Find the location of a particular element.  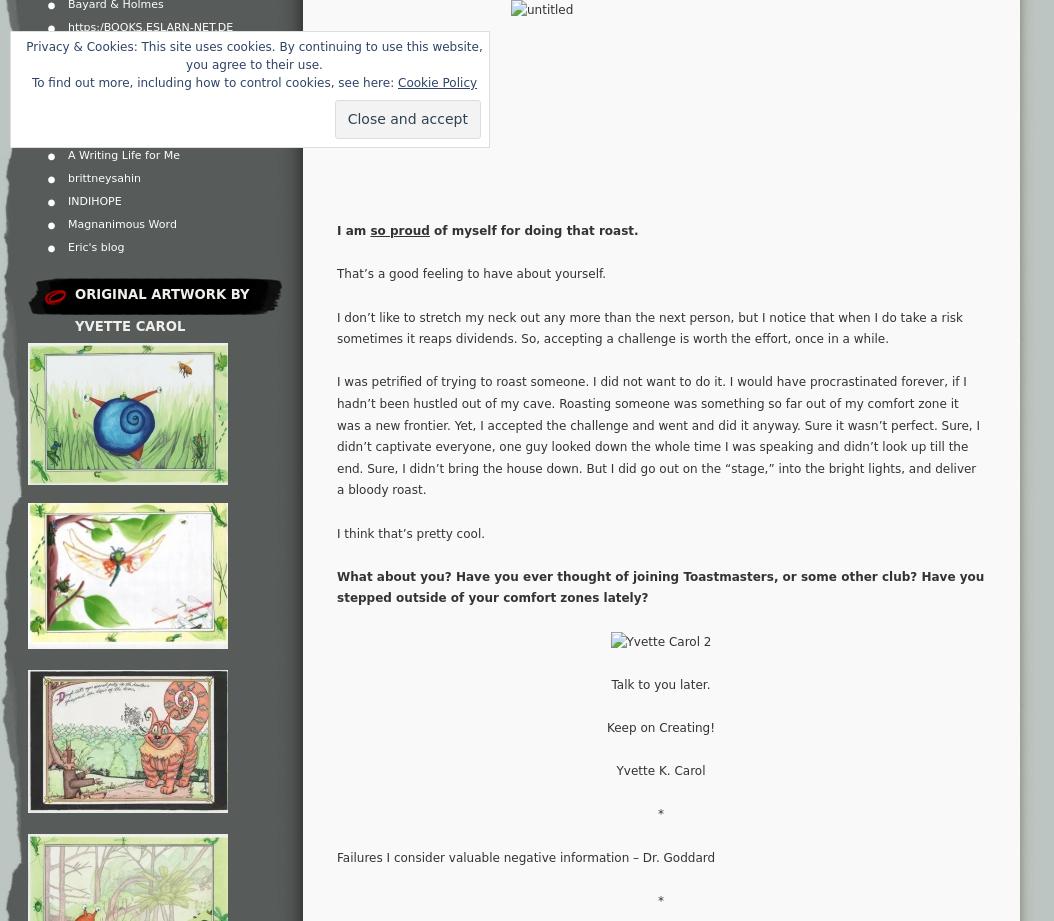

'Talk to you later.' is located at coordinates (660, 684).